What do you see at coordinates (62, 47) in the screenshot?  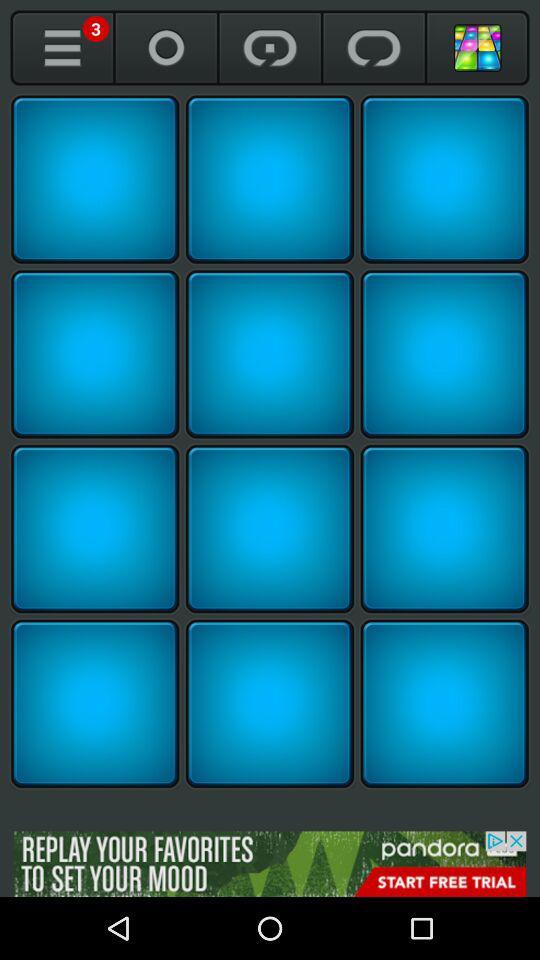 I see `open me` at bounding box center [62, 47].